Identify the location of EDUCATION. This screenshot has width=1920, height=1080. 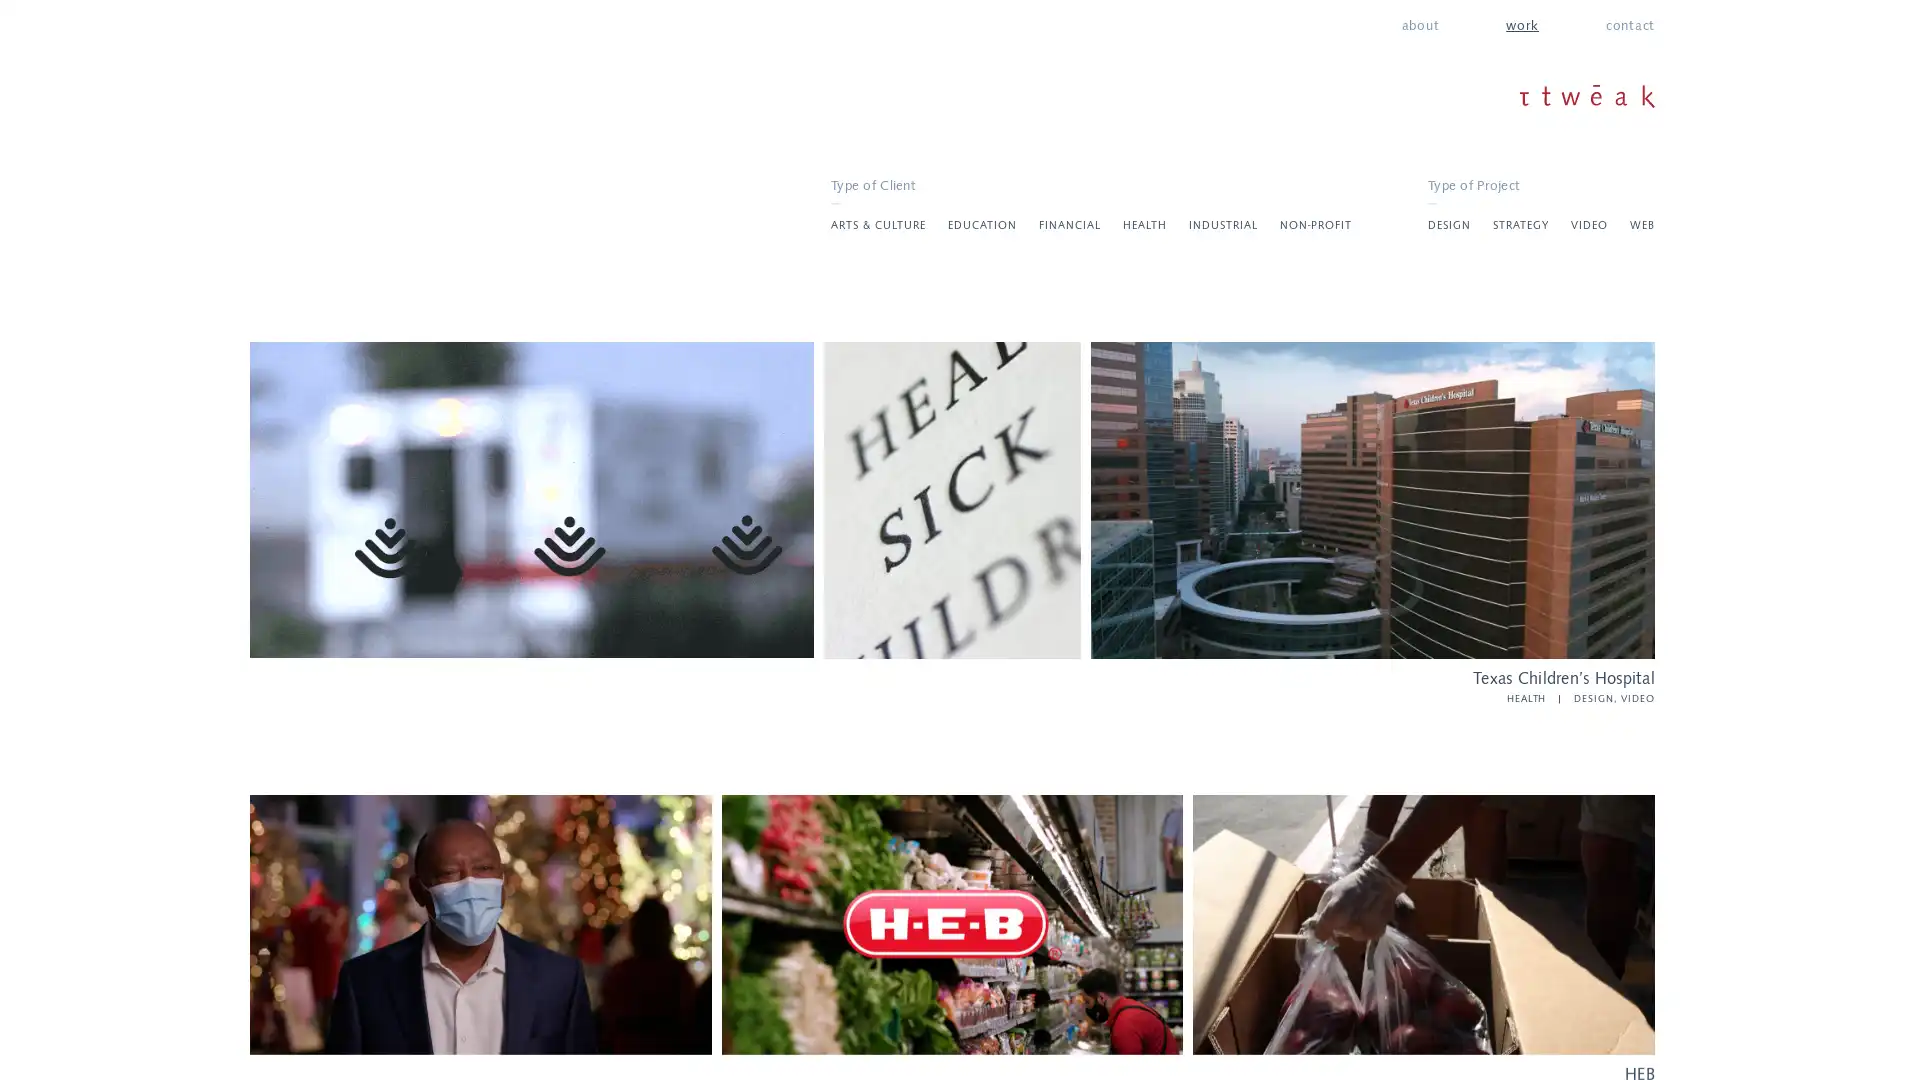
(982, 225).